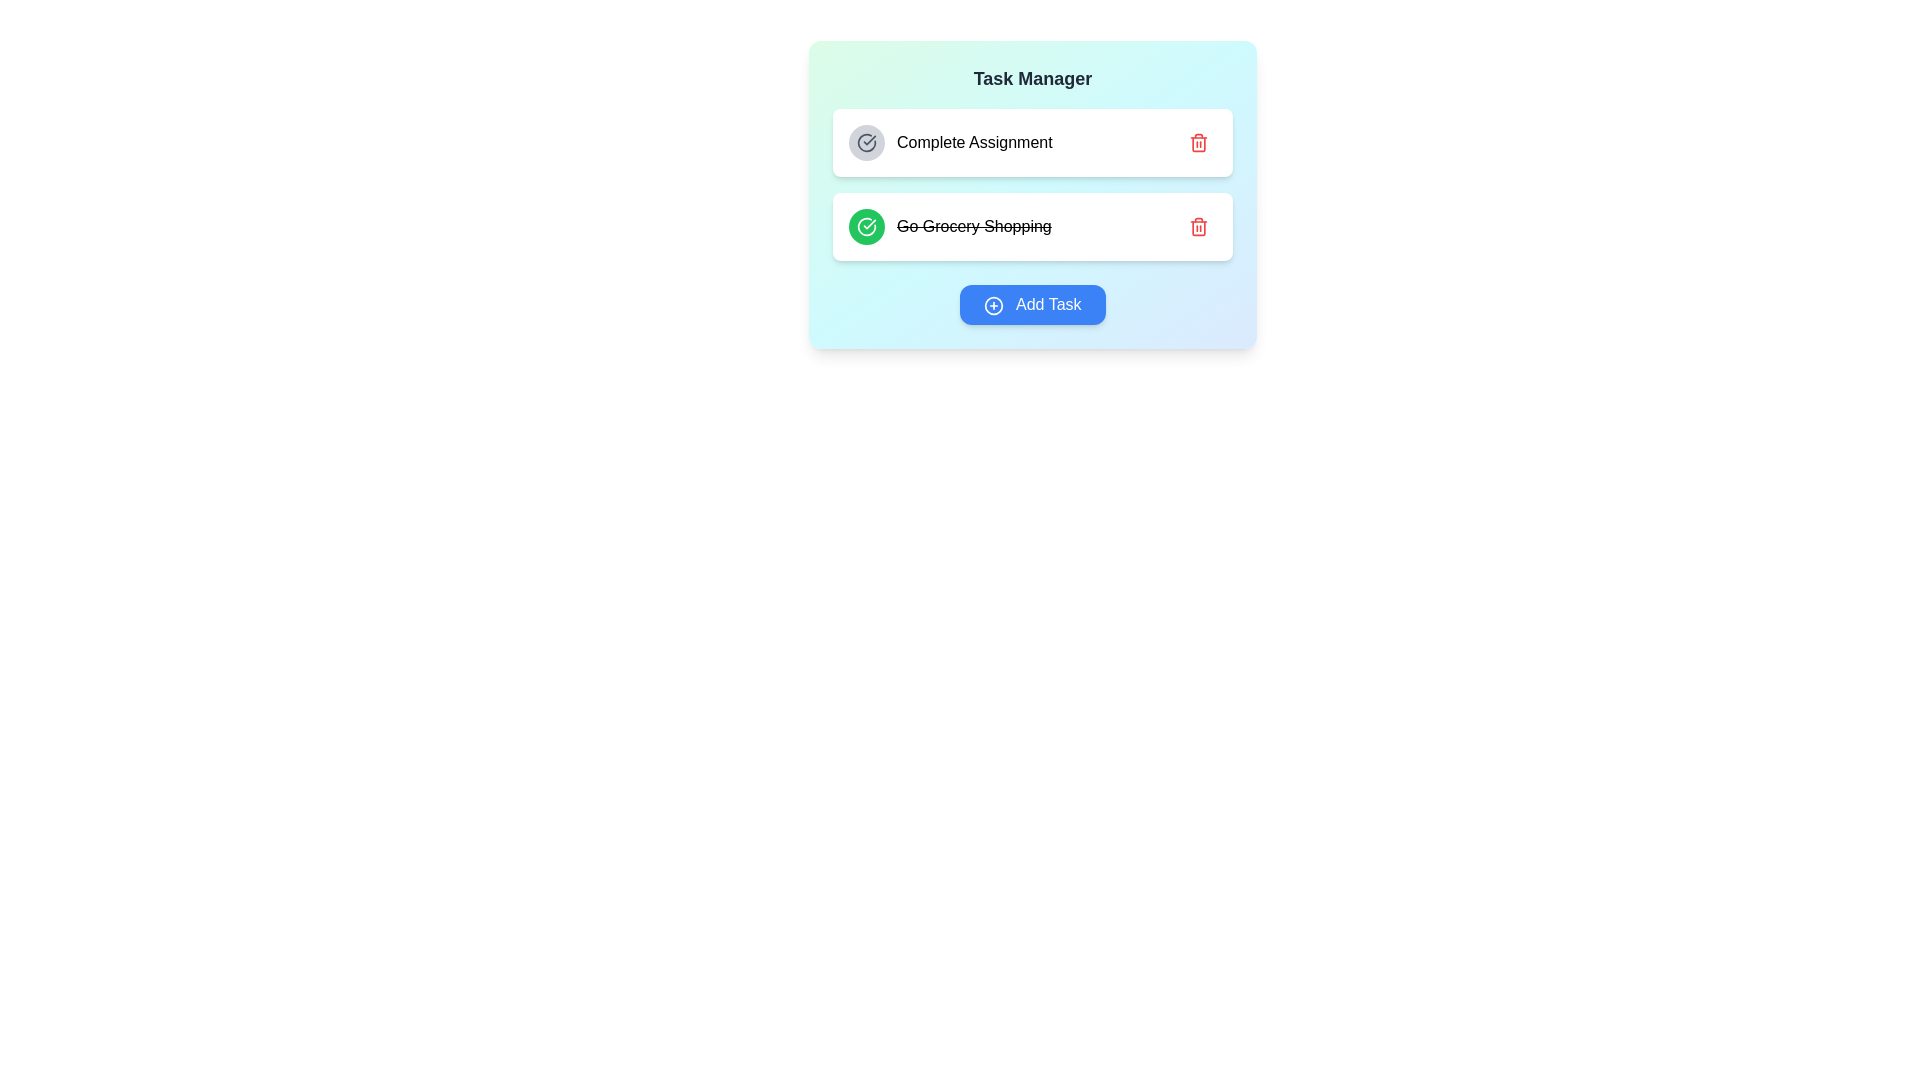 The image size is (1920, 1080). Describe the element at coordinates (1032, 304) in the screenshot. I see `the 'Add Task' button located at the bottom of the 'Task Manager' panel` at that location.